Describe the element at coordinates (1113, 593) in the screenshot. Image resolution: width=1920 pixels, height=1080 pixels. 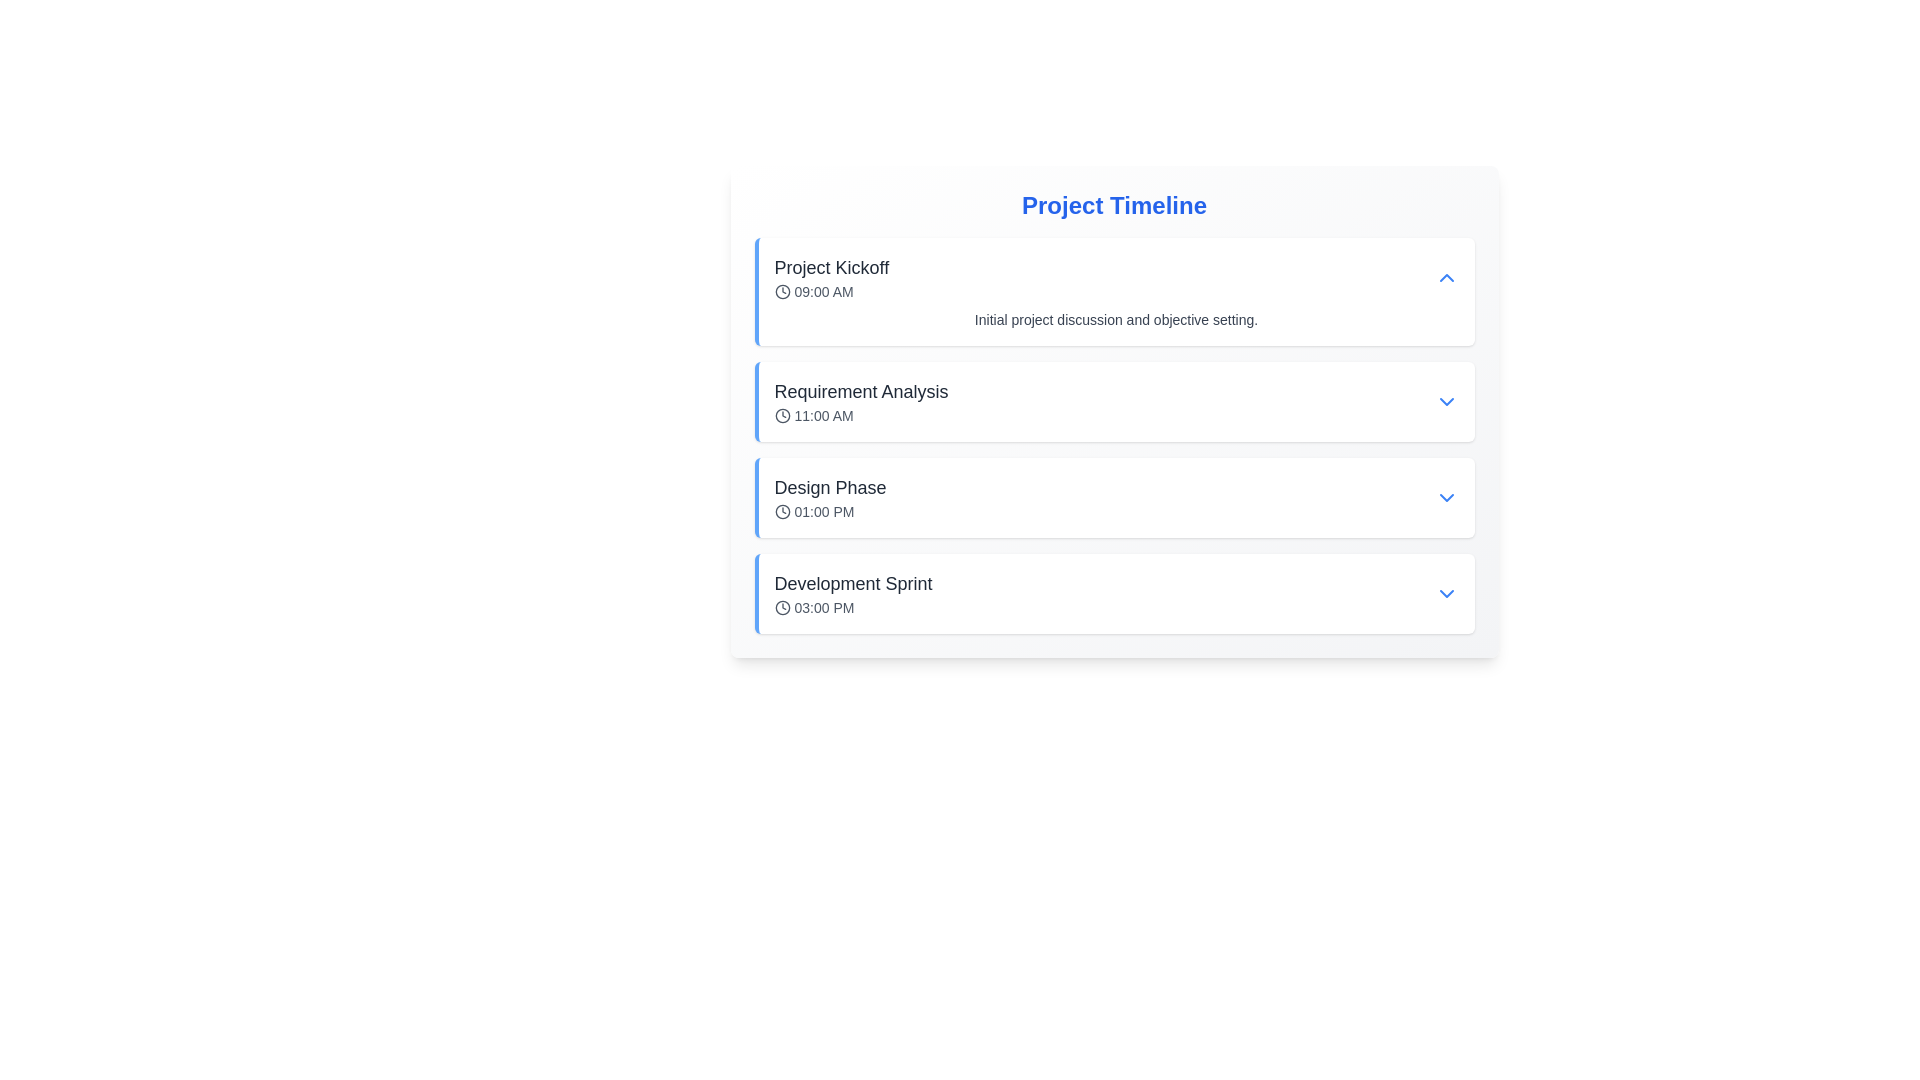
I see `the collapsible list item representing the 'Development Sprint' event at 3:00 PM` at that location.